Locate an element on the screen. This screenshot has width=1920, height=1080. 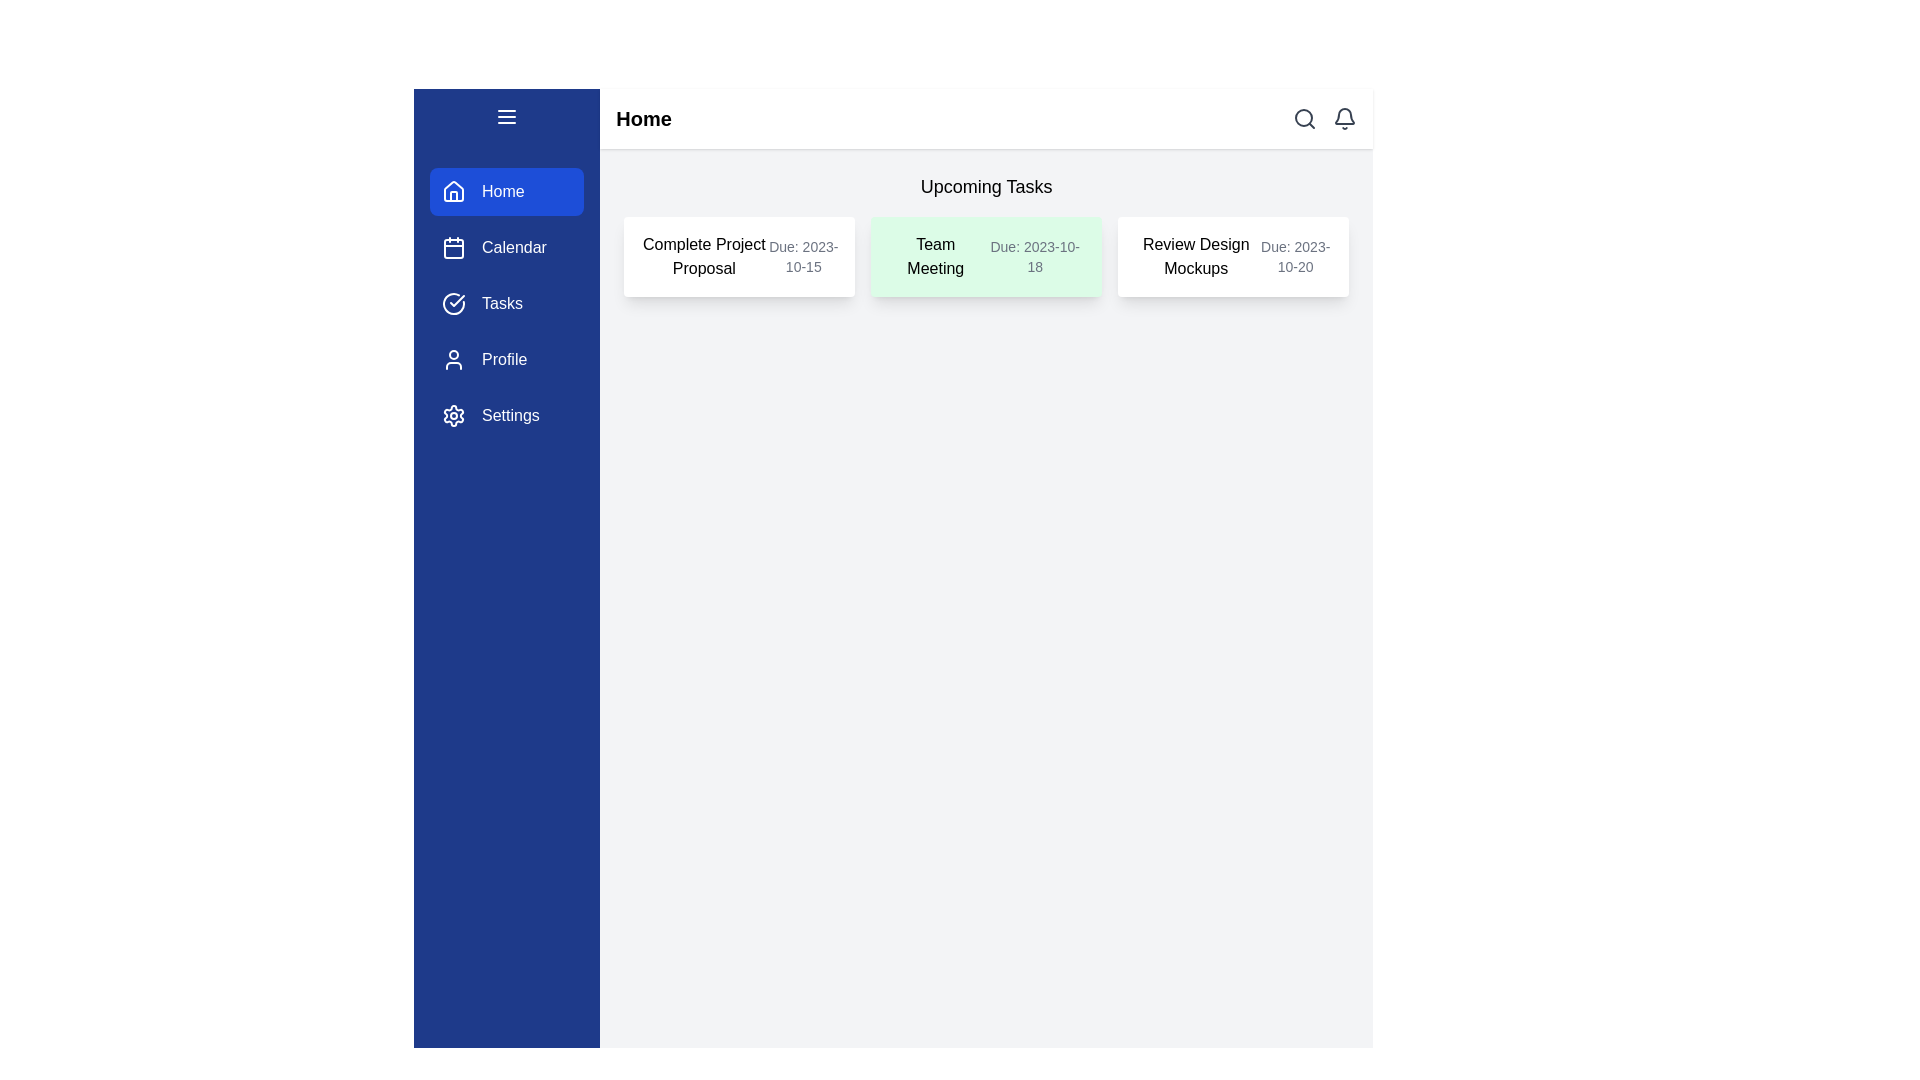
the gear icon representing settings in the navigation bar is located at coordinates (453, 415).